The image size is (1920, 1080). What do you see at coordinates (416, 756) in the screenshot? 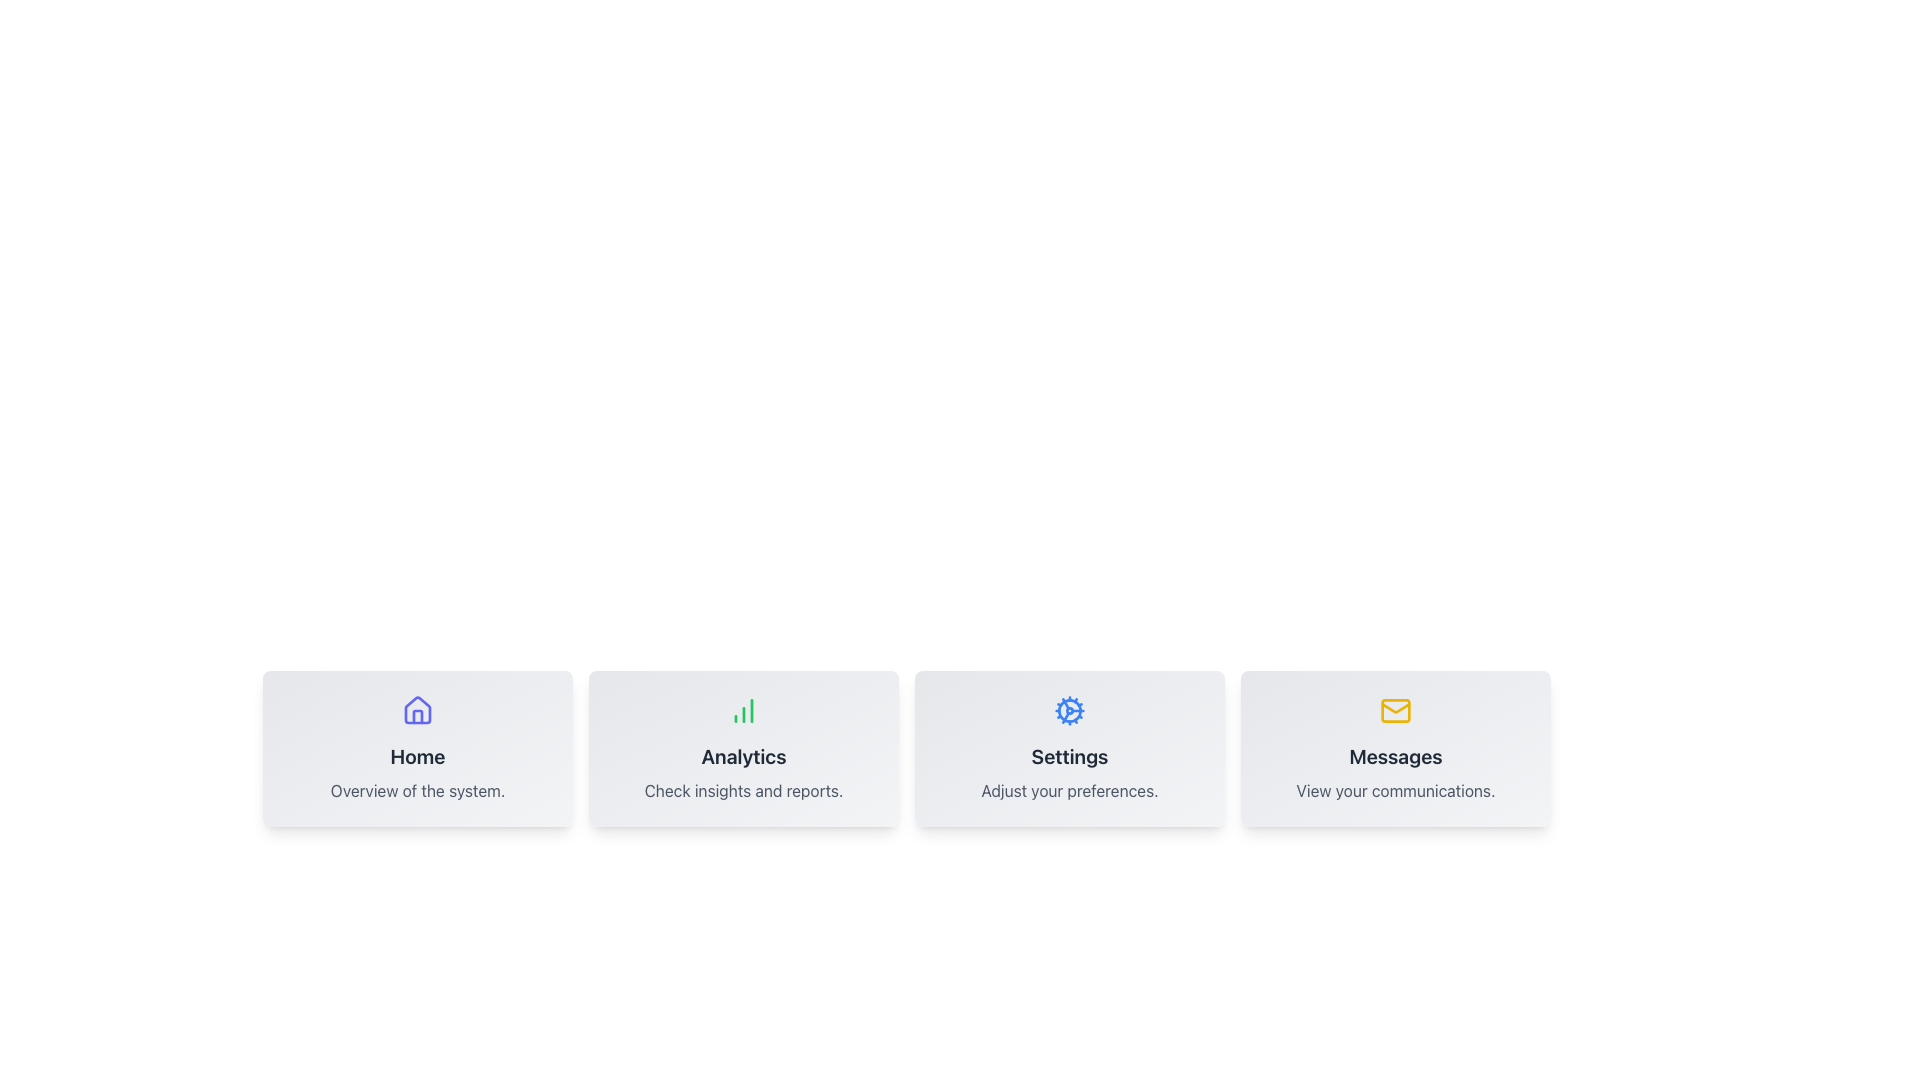
I see `the 'Home' text label, which is styled with a large, bold, dark gray font and is positioned directly below the house icon within its card` at bounding box center [416, 756].